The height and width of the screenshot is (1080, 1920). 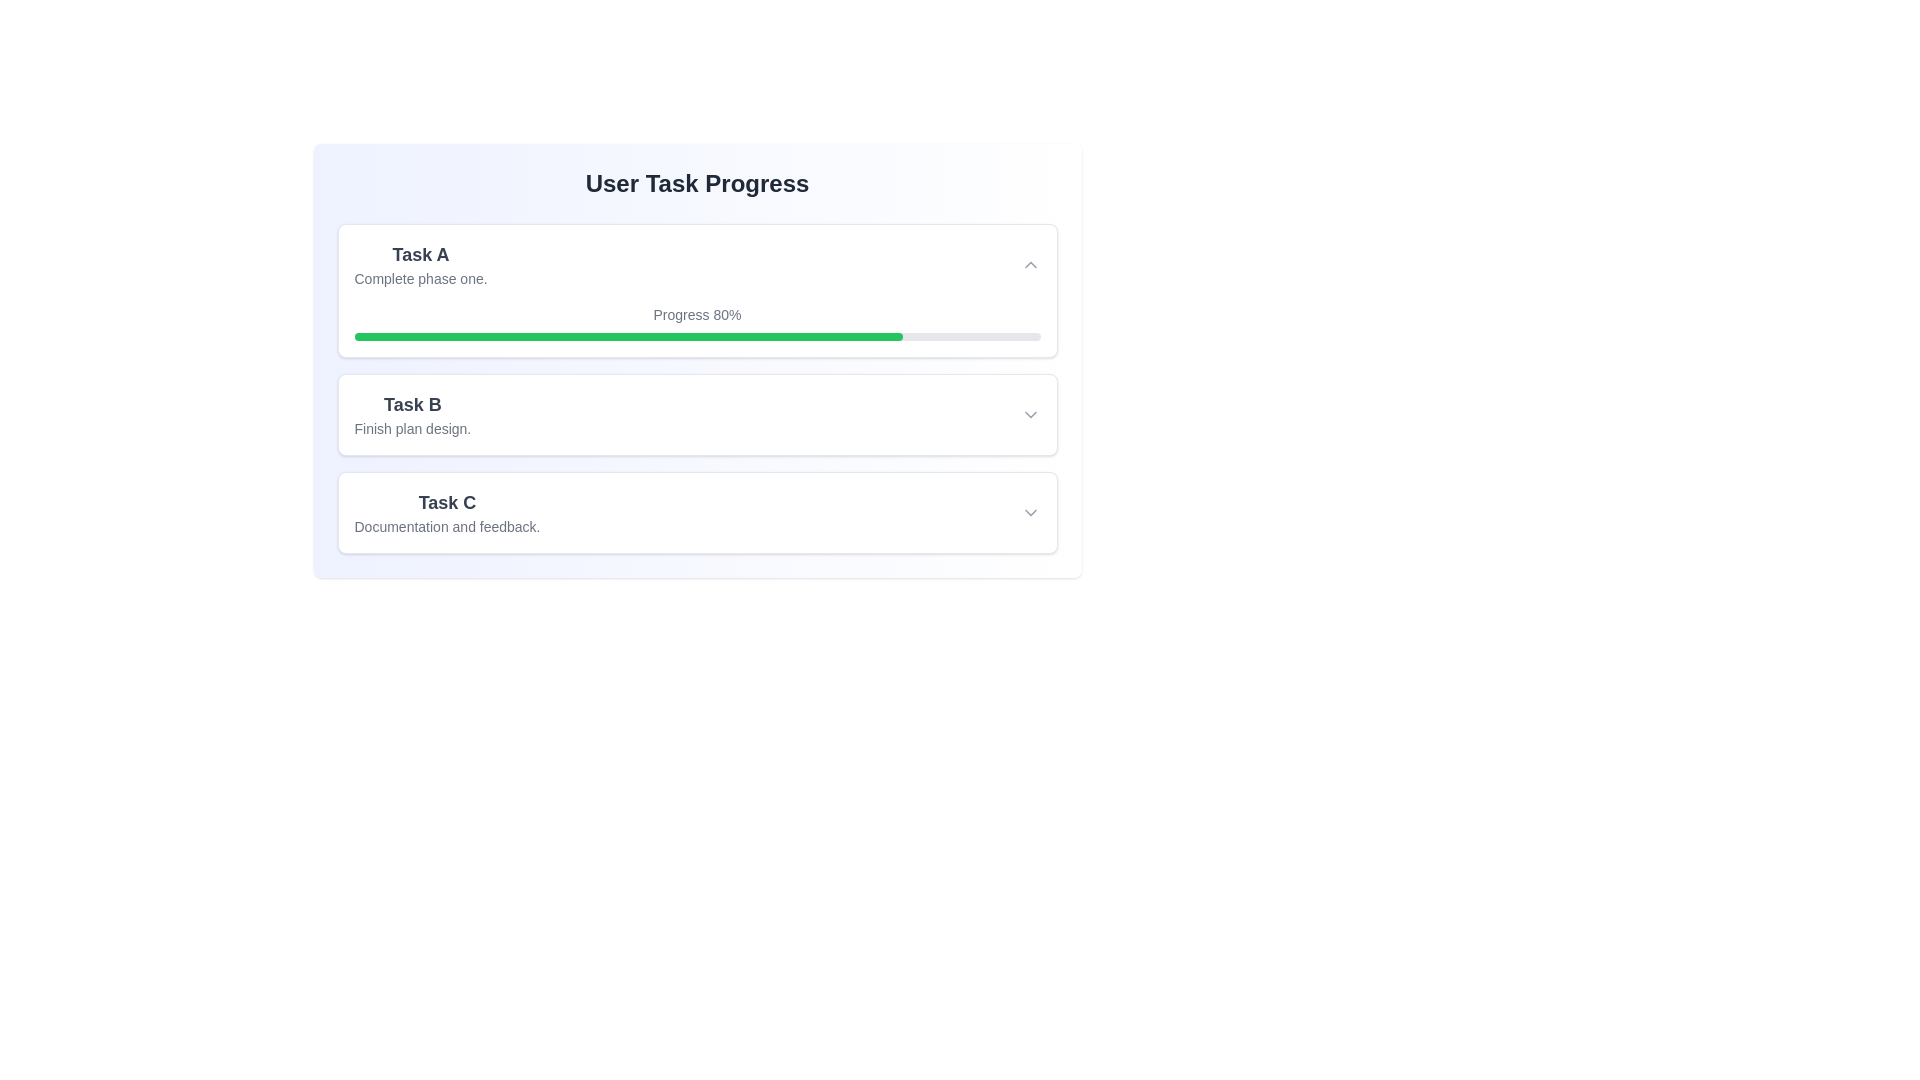 I want to click on the icon button located at the top-right corner of the task card titled 'Task A', so click(x=1030, y=264).